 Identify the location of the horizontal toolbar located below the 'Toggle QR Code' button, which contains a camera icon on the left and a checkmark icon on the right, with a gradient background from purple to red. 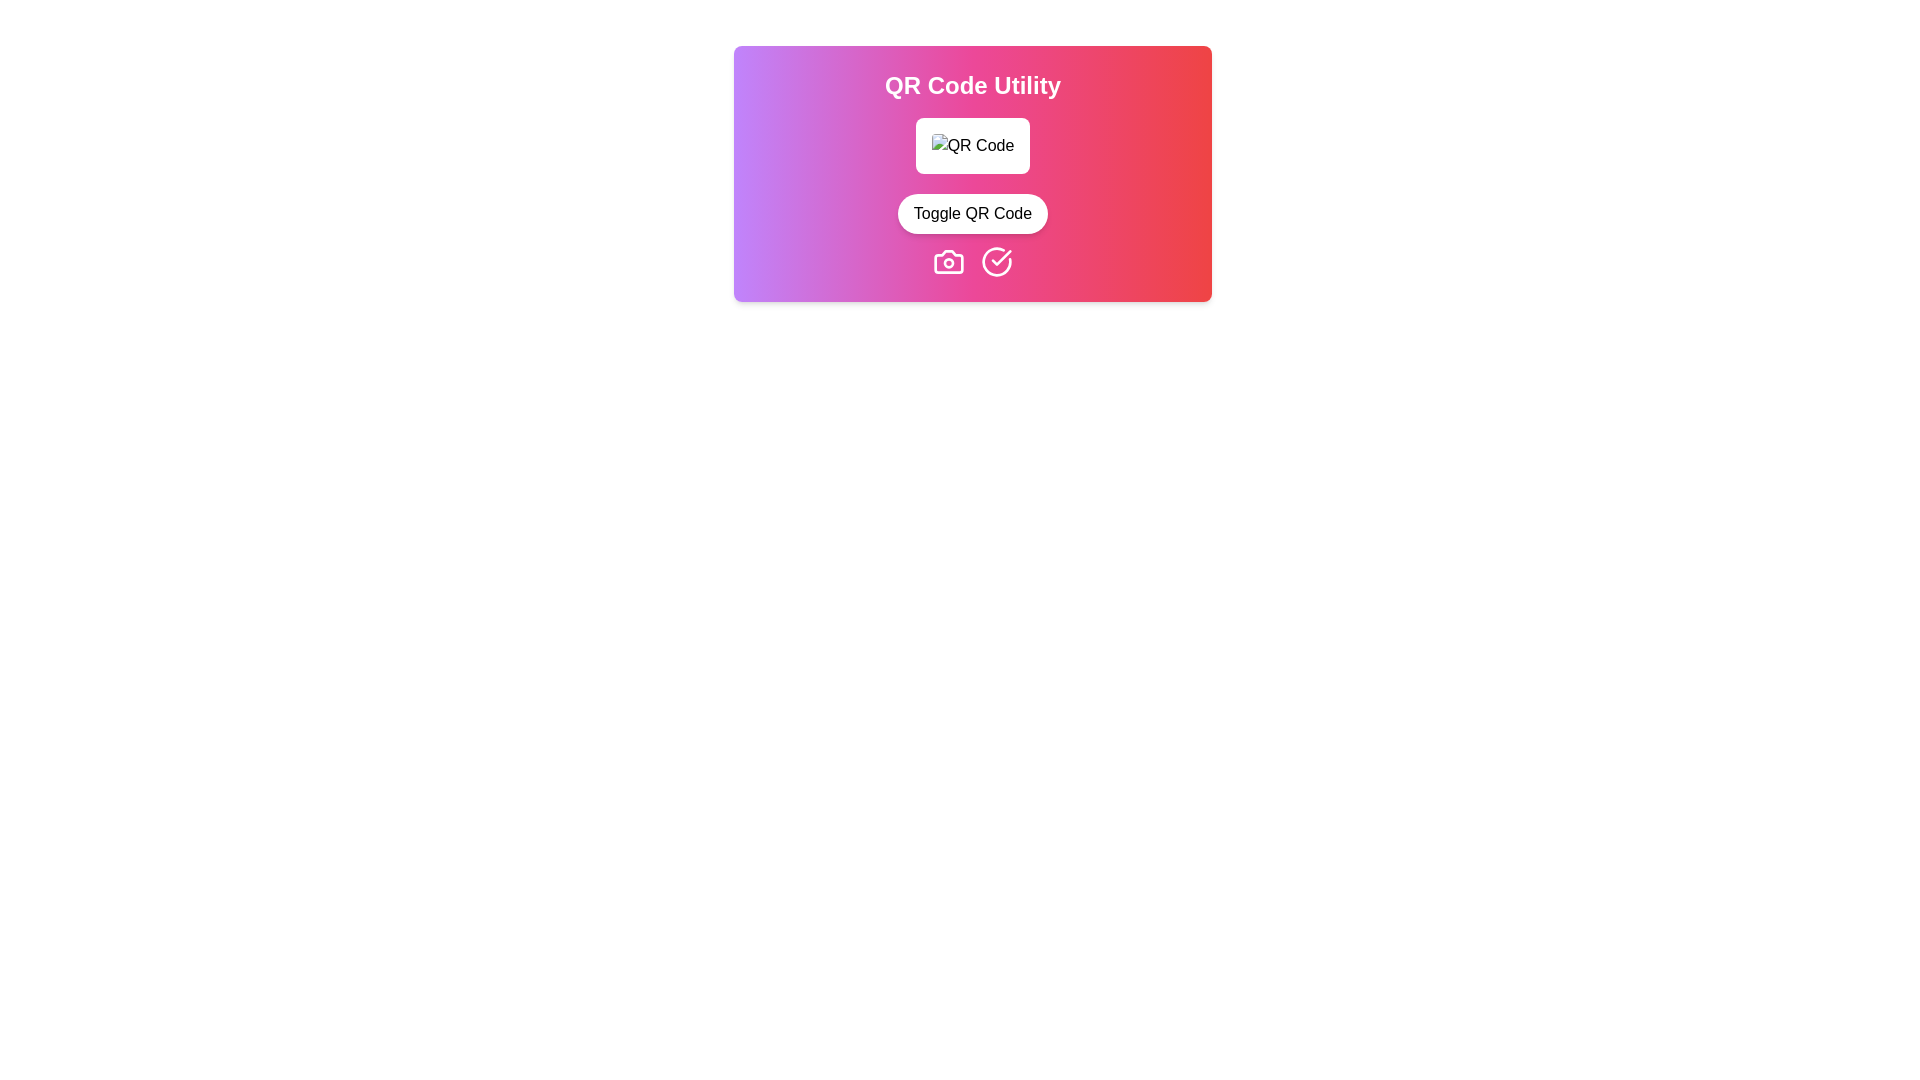
(973, 261).